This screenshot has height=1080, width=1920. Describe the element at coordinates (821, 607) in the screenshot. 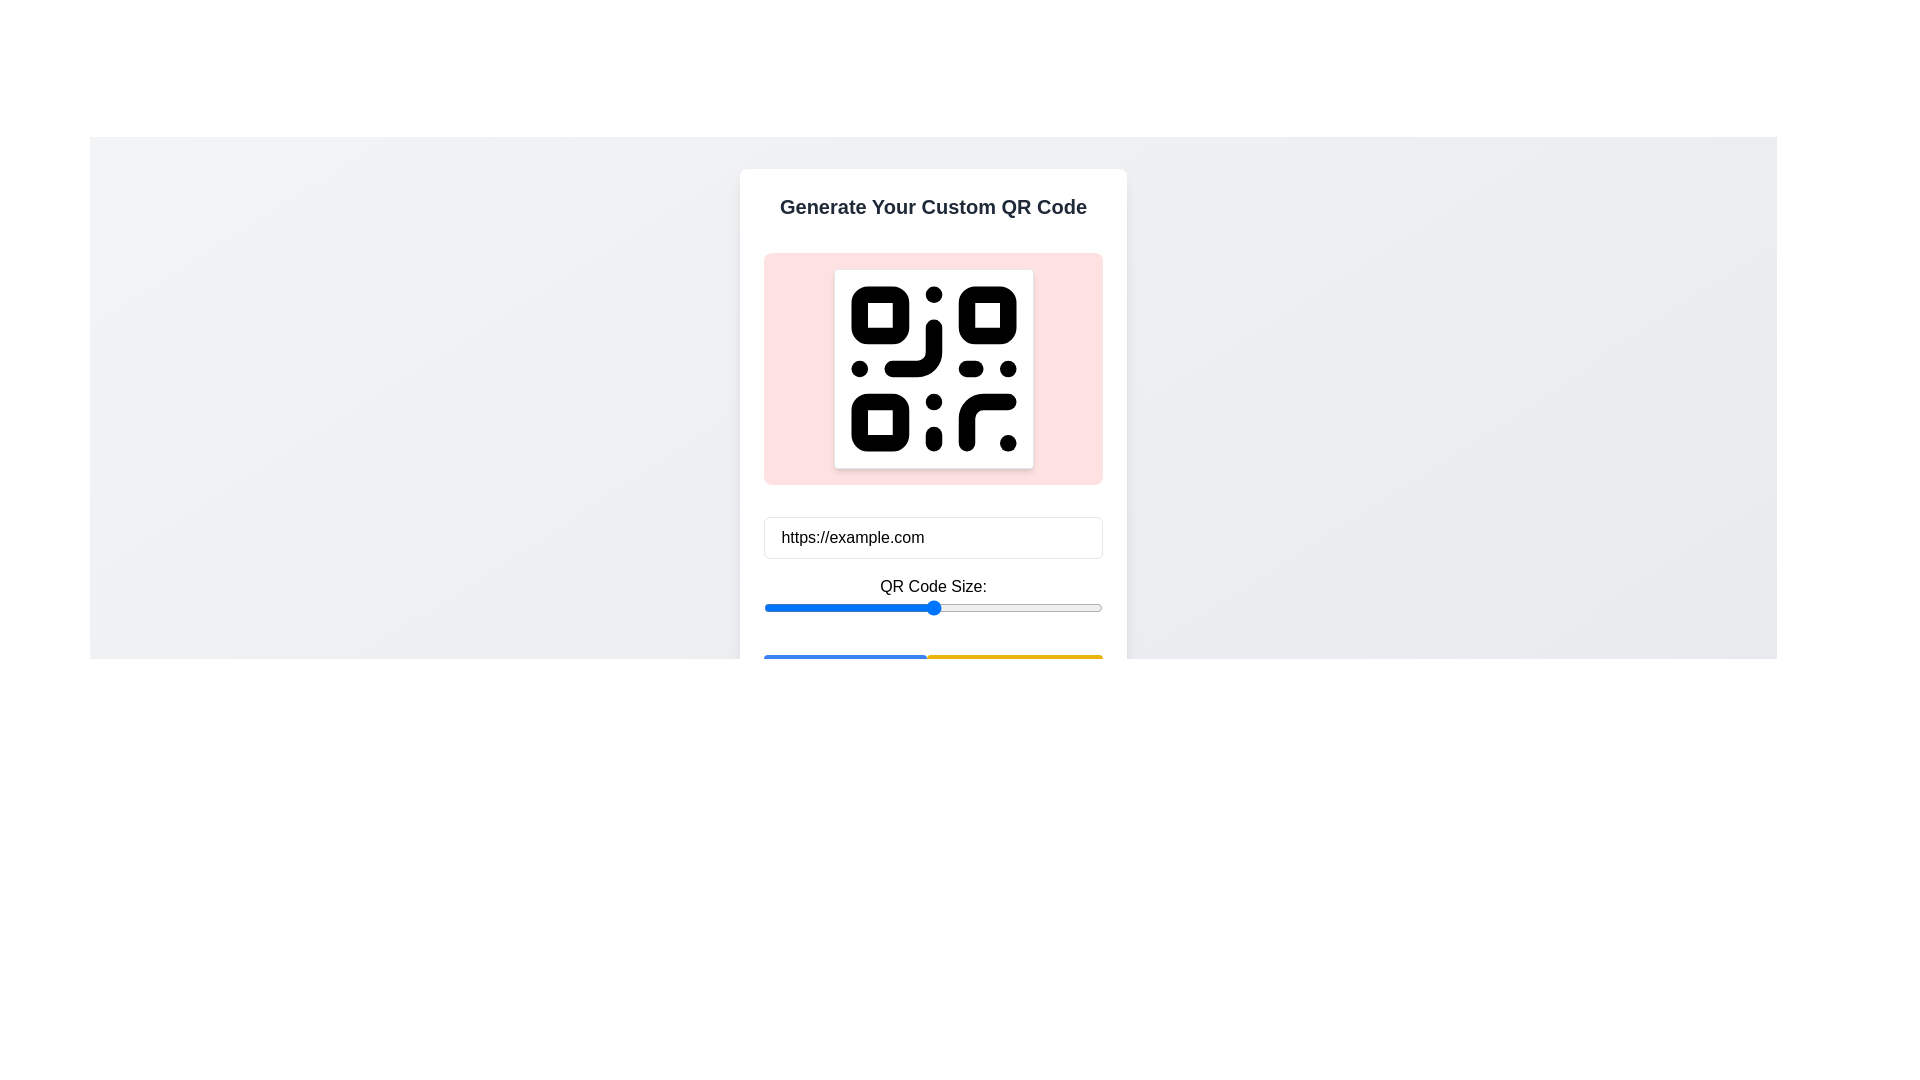

I see `the QR code size` at that location.